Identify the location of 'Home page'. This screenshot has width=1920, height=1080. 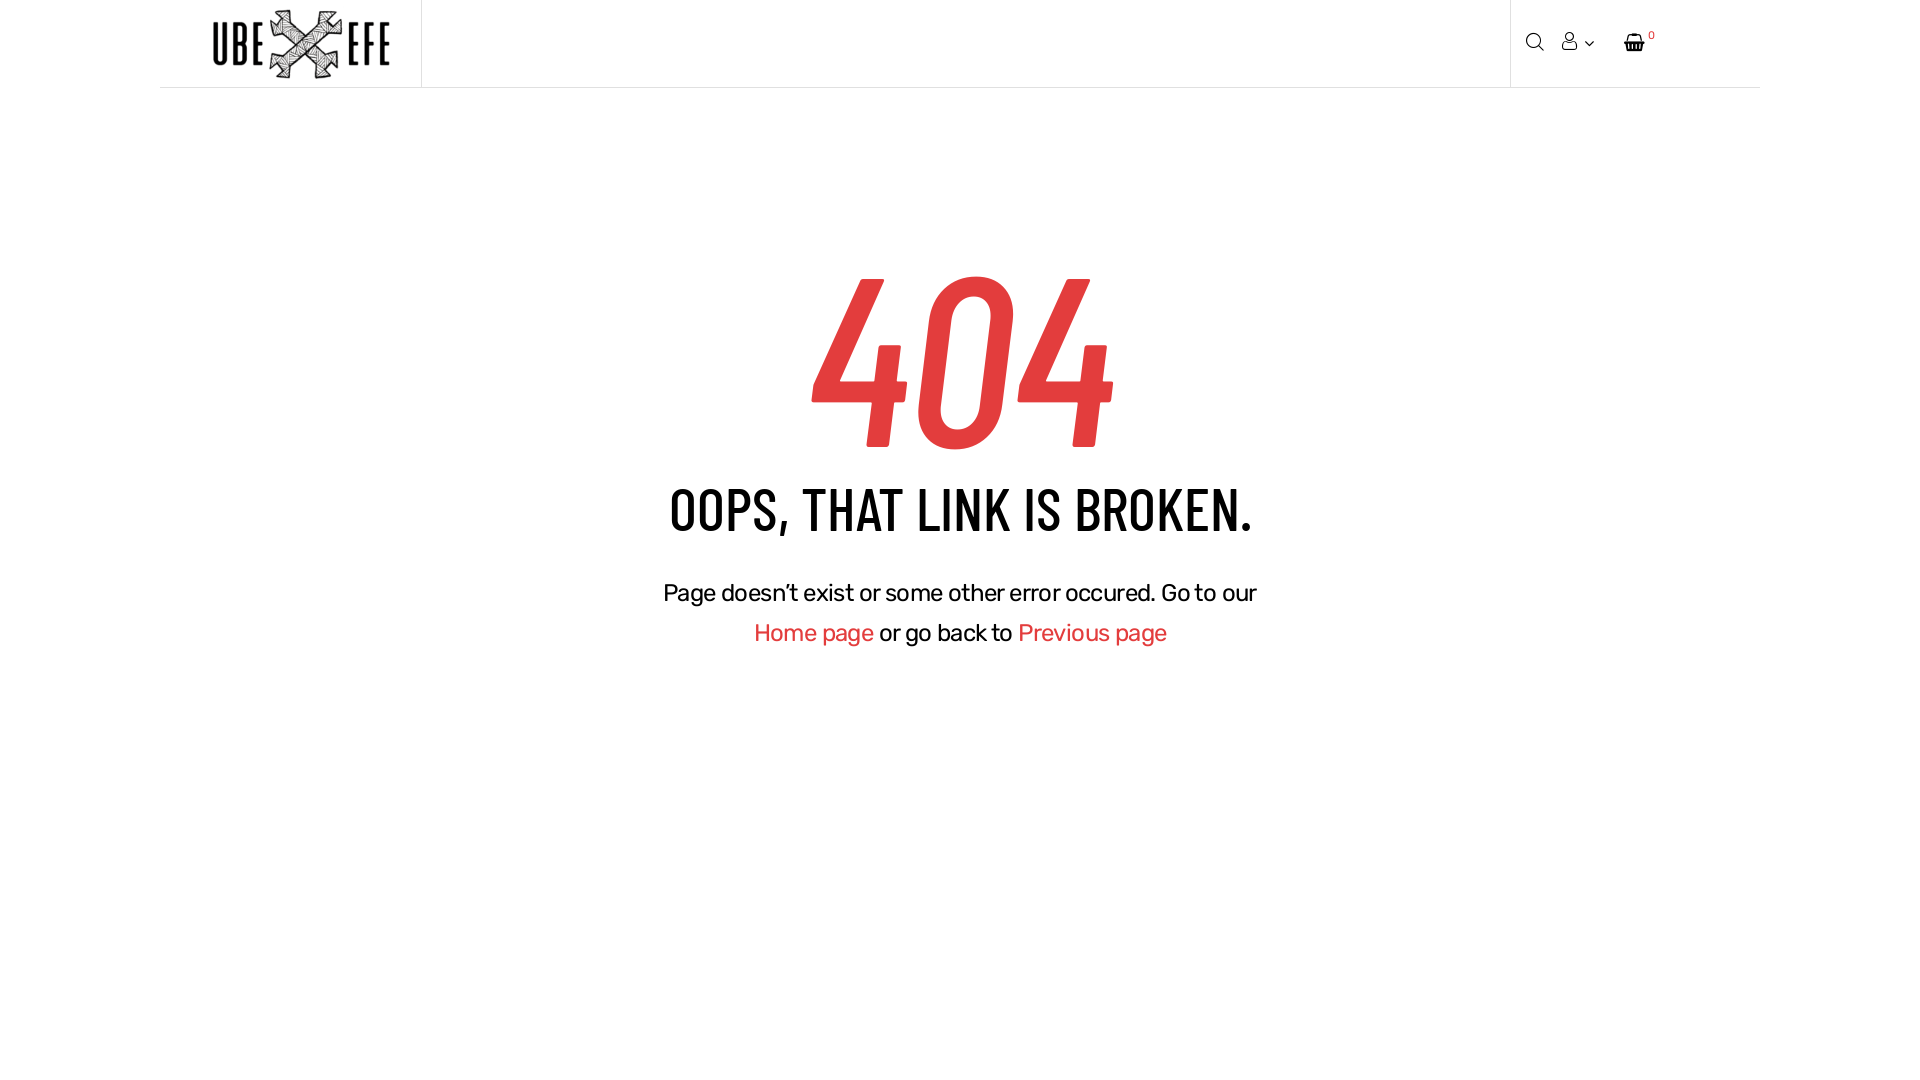
(814, 632).